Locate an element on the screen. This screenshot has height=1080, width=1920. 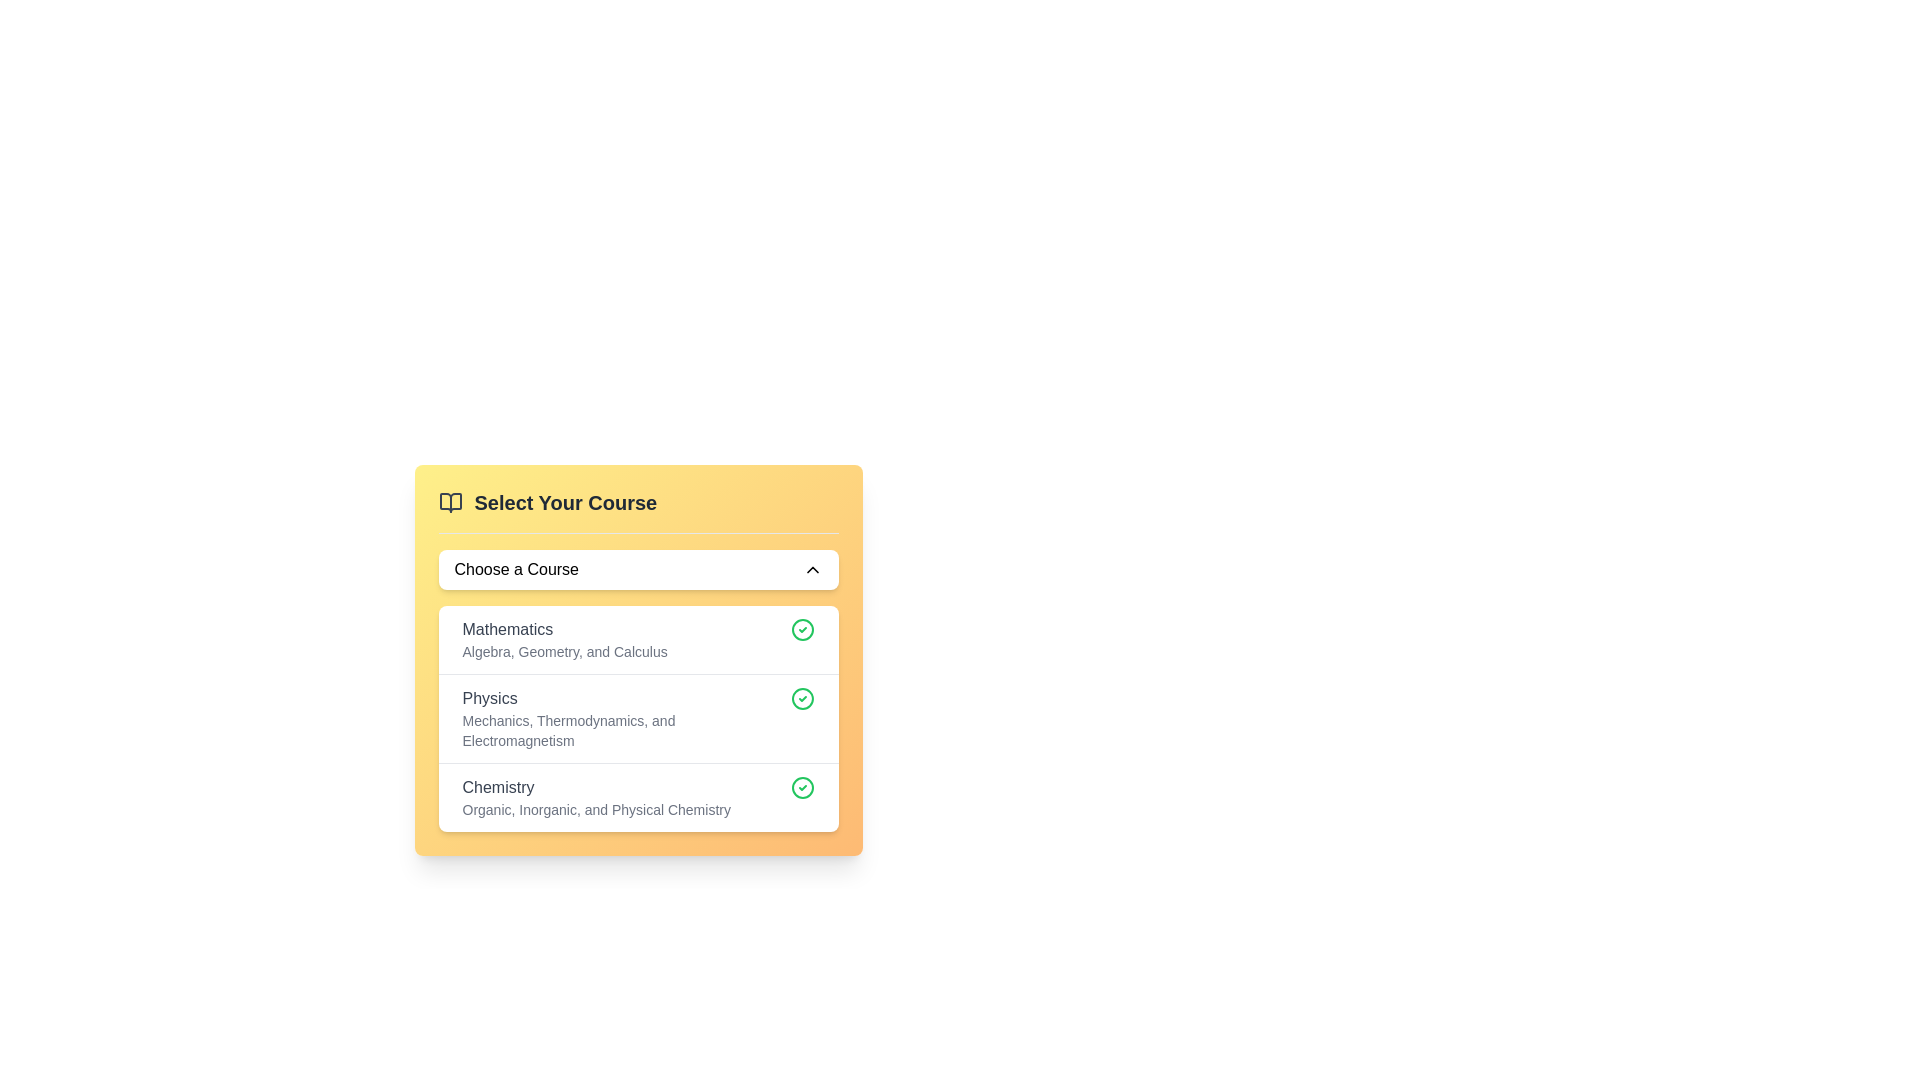
the selection status icon for the 'Physics' course, which is located on the right side of the course list item is located at coordinates (802, 697).